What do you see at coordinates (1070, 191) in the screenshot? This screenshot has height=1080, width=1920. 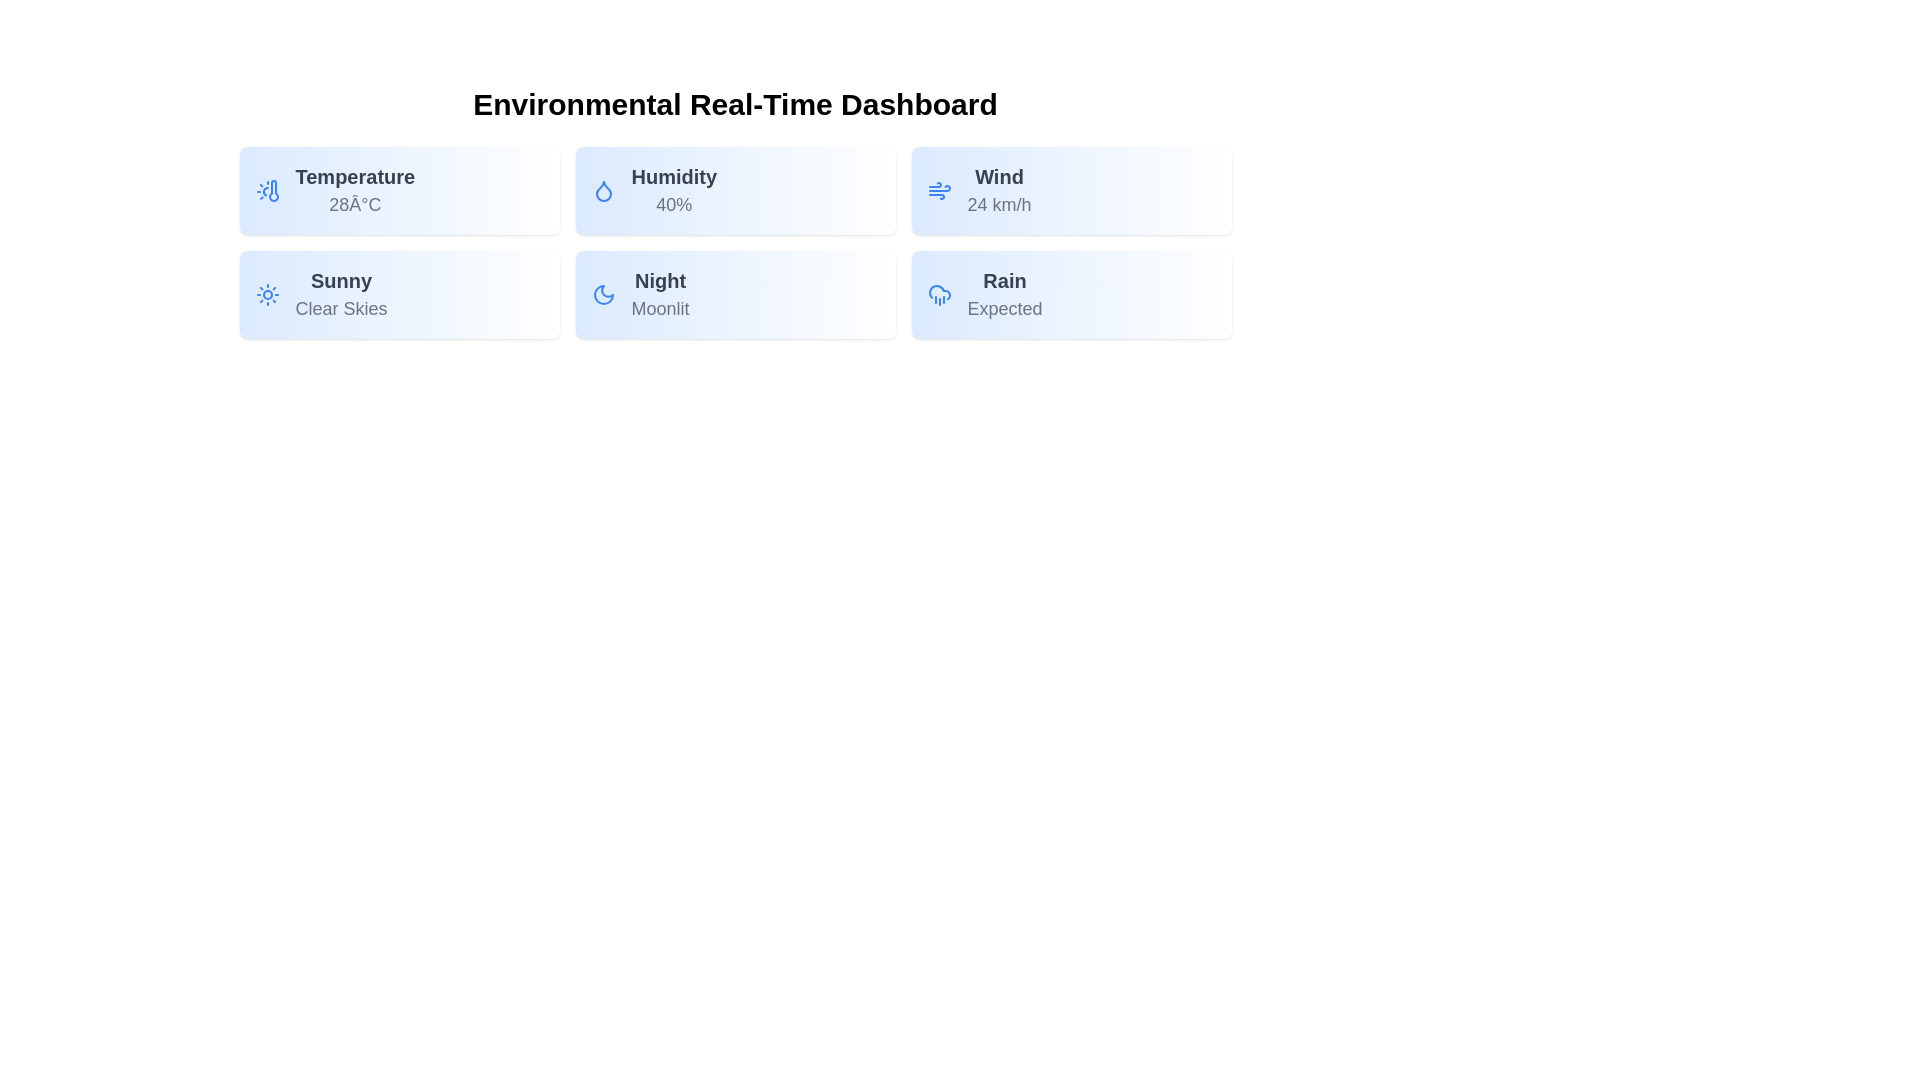 I see `the Informational display card for real-time wind conditions located in the top-right corner of the interface, next to the 'Humidity' card and above the 'Rain' card` at bounding box center [1070, 191].